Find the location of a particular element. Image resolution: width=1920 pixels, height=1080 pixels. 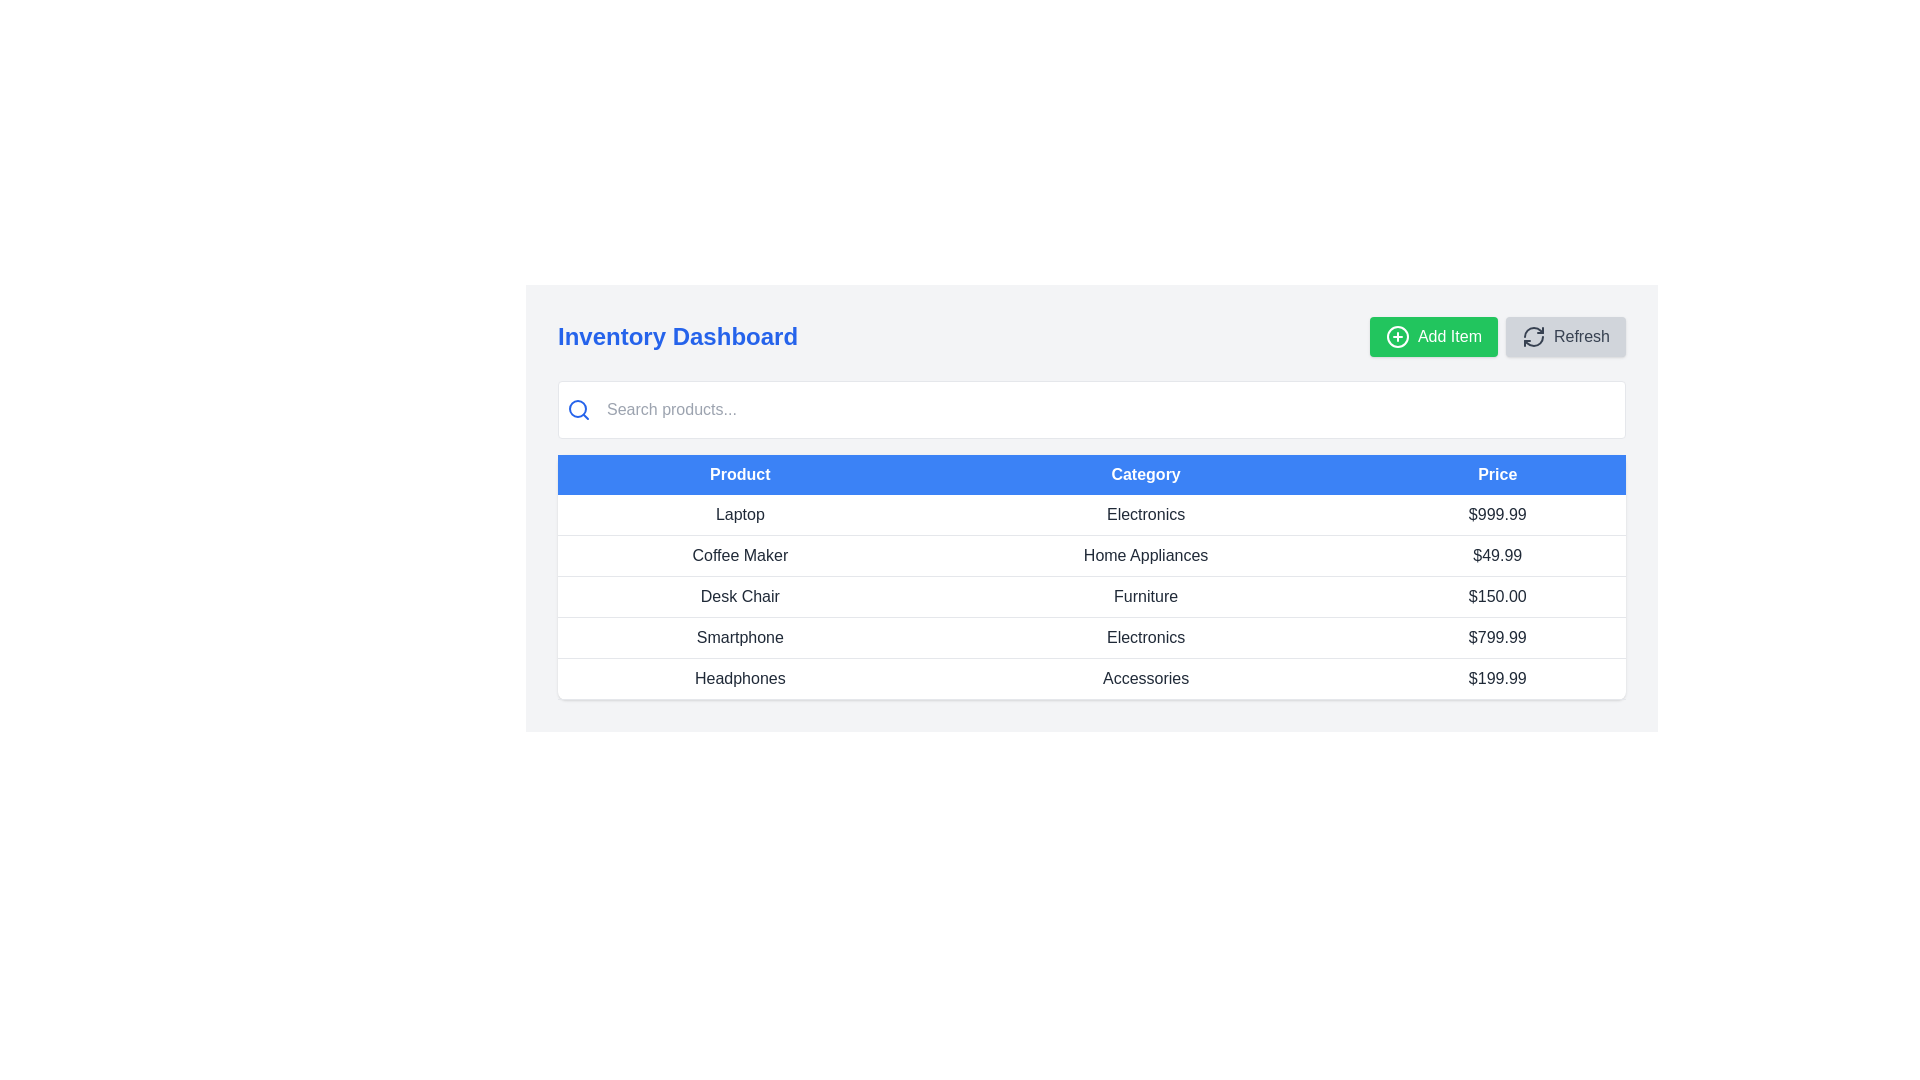

information displayed in the third row of the product list, which is located between 'Coffee Maker' and 'Smartphone' in the table structure is located at coordinates (1090, 596).